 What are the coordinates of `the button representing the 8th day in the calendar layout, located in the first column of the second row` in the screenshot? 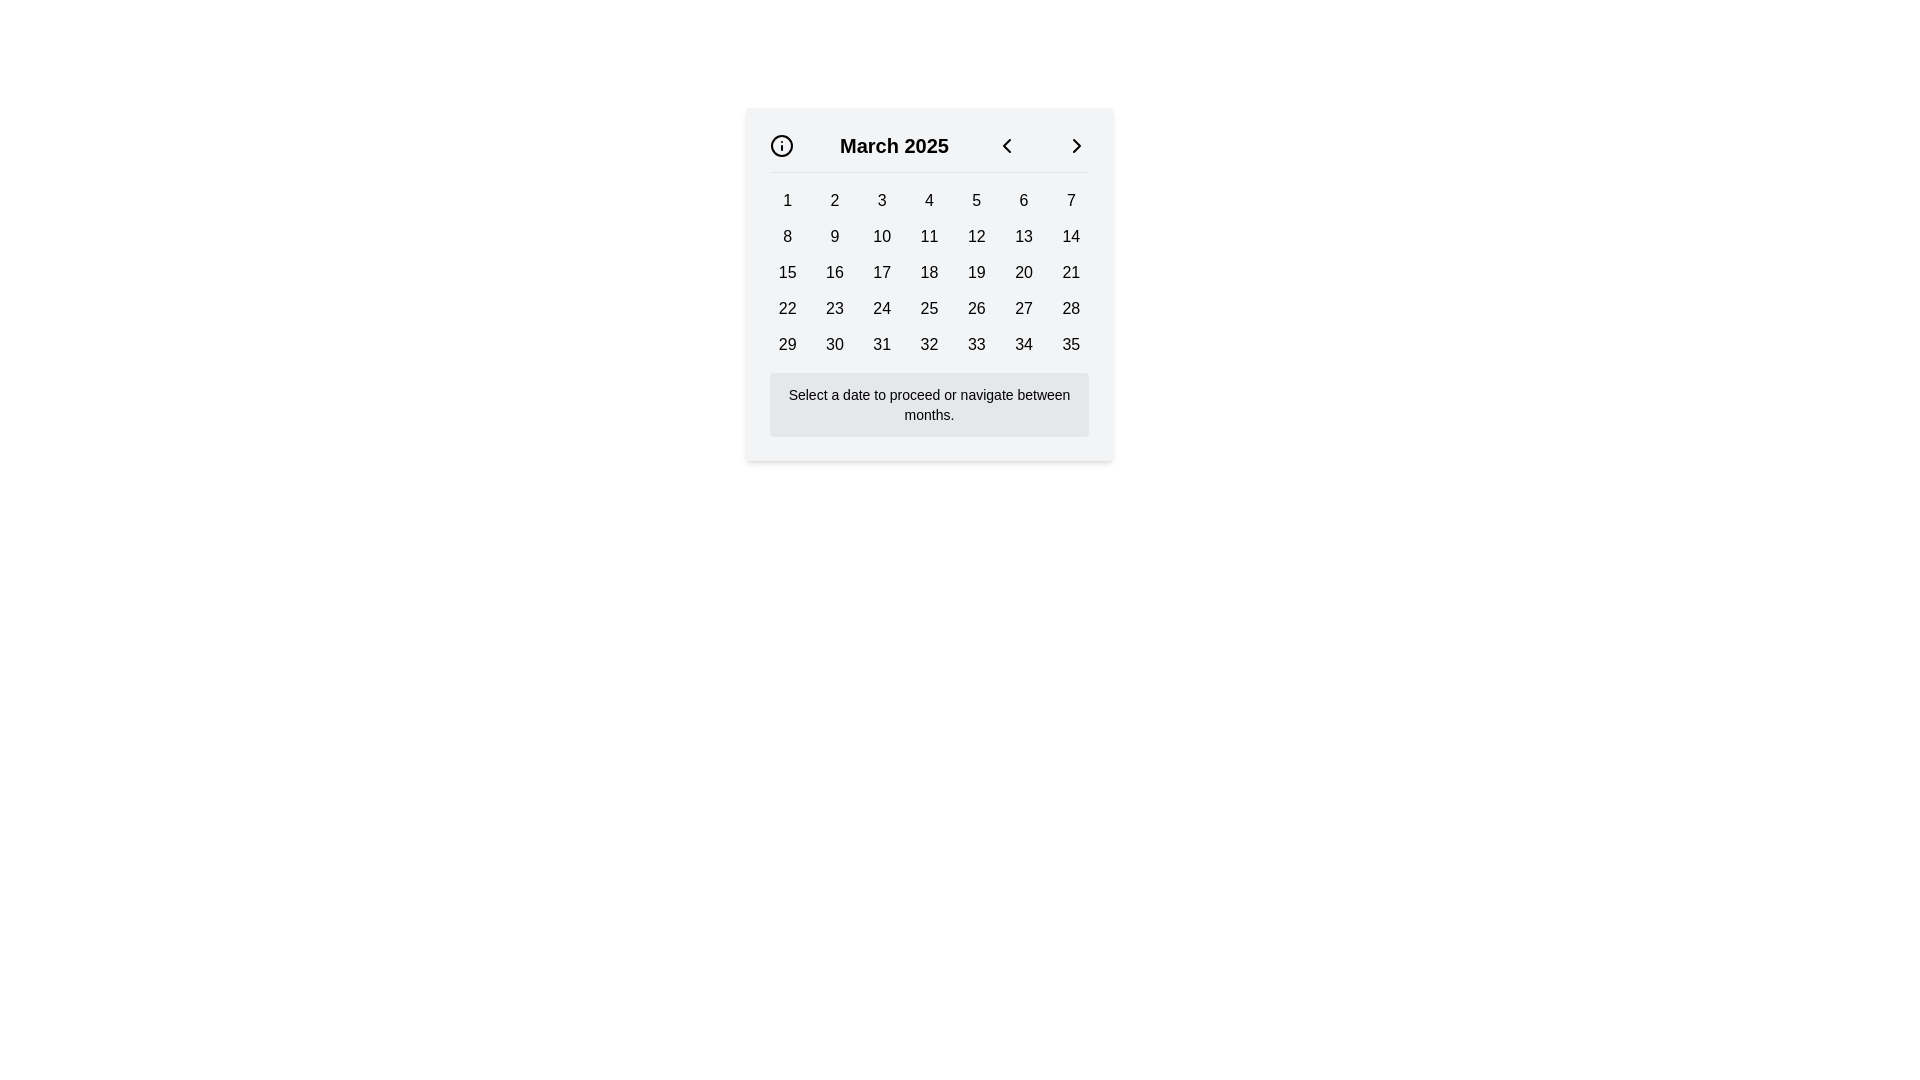 It's located at (786, 235).